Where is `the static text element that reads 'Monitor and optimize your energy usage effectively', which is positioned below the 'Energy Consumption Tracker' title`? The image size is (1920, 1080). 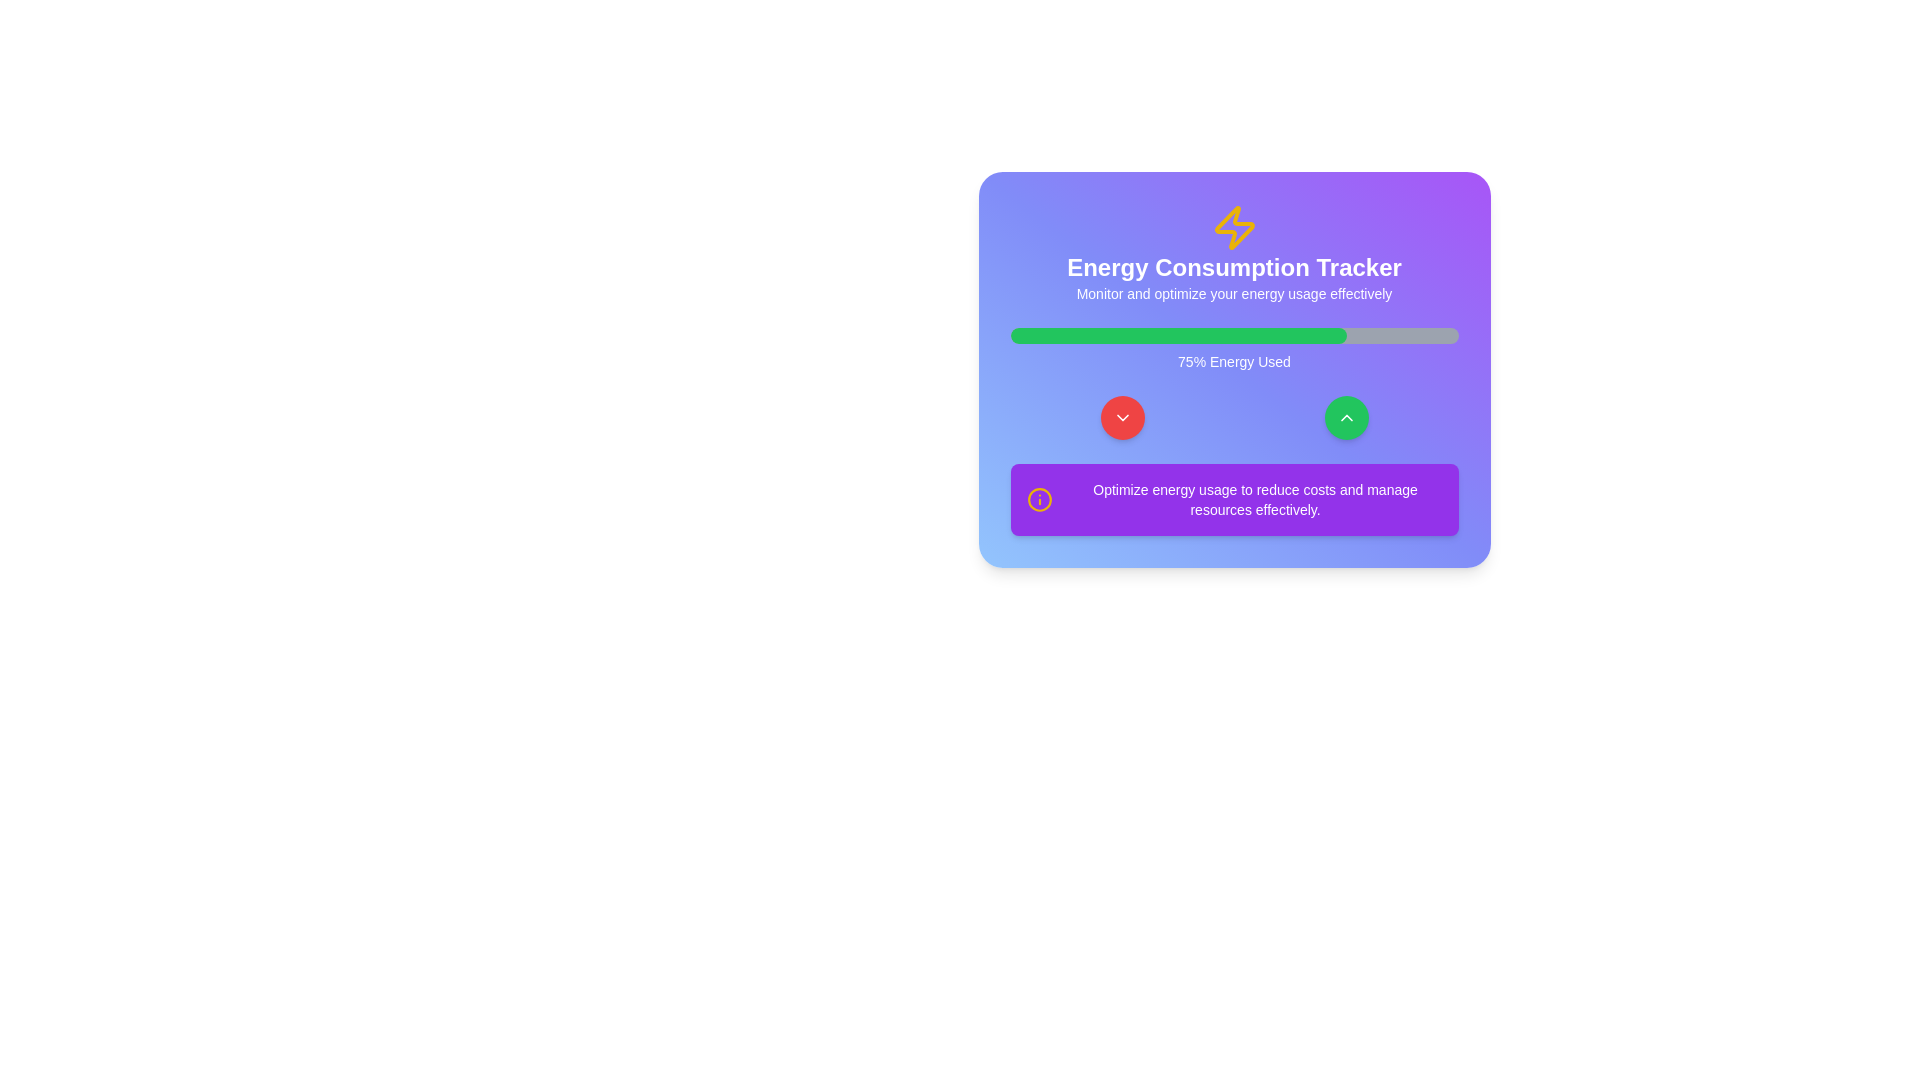 the static text element that reads 'Monitor and optimize your energy usage effectively', which is positioned below the 'Energy Consumption Tracker' title is located at coordinates (1233, 293).